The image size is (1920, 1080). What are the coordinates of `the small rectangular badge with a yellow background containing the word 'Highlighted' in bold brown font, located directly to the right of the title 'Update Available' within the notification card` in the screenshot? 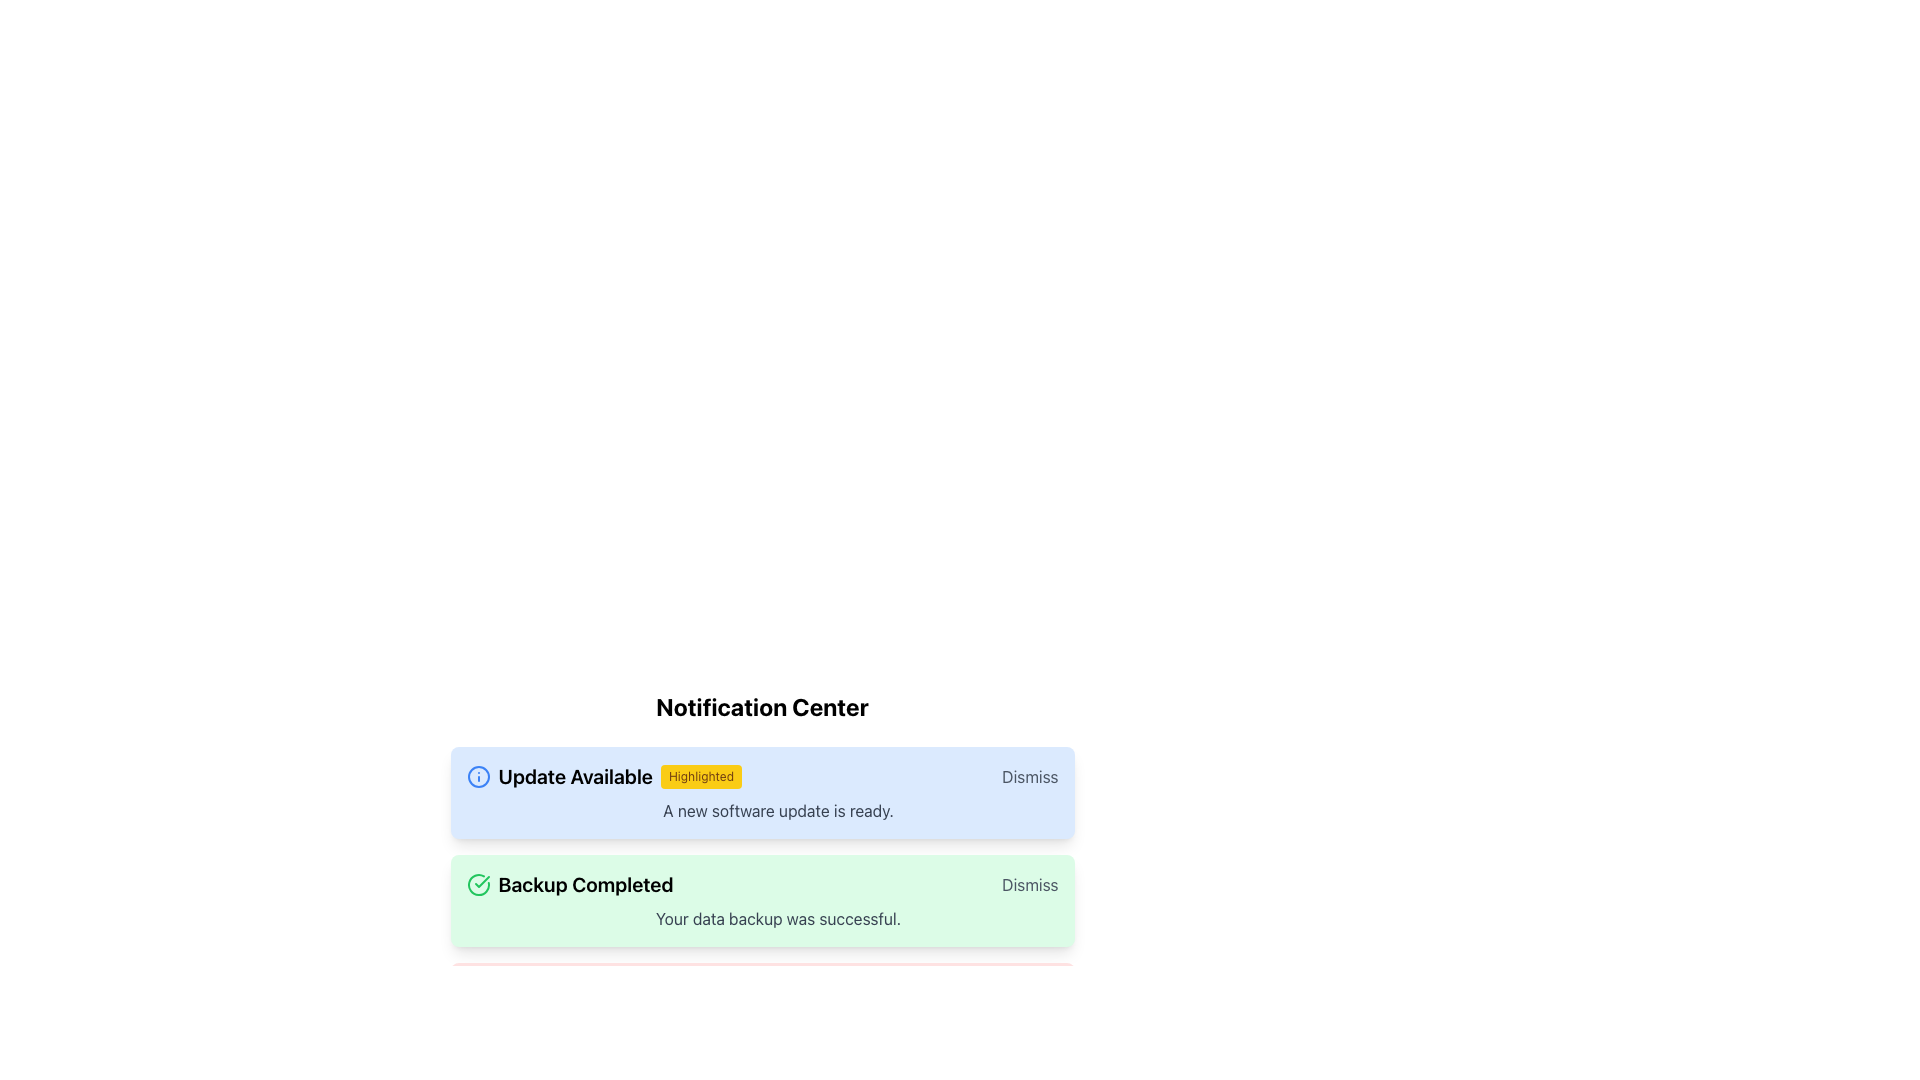 It's located at (701, 775).